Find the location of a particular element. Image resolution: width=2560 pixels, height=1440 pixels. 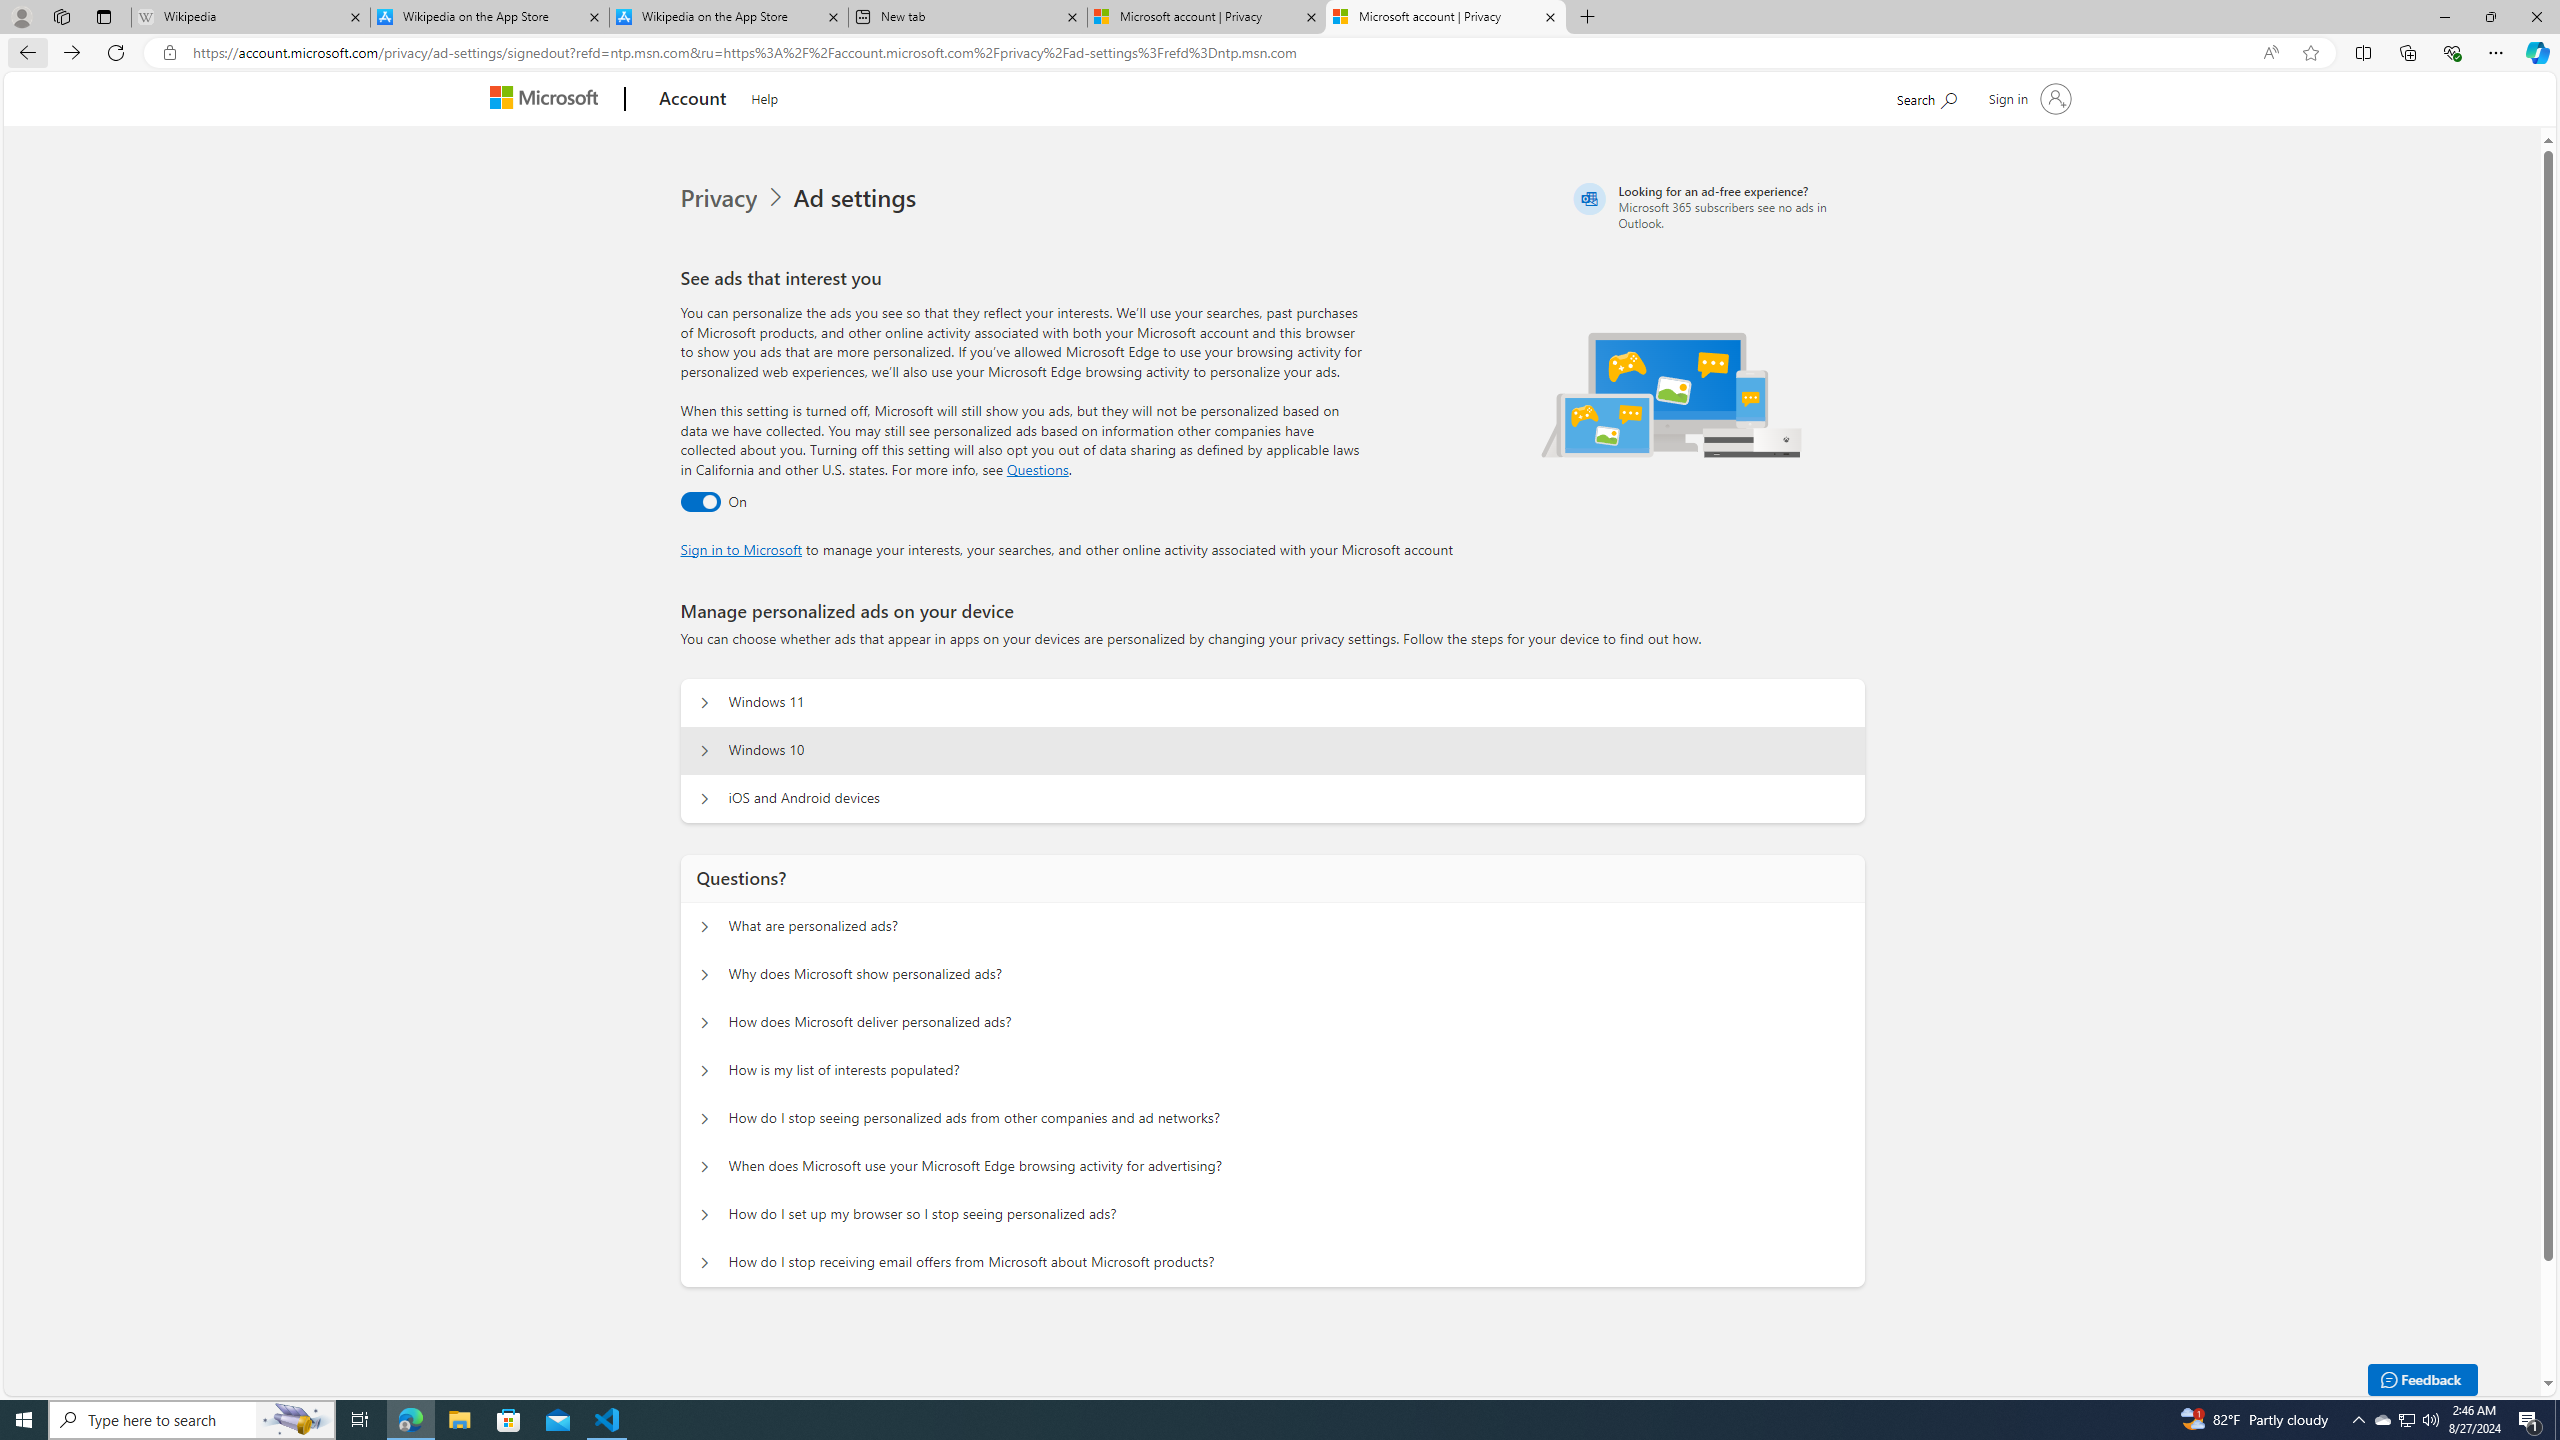

'Ad settings' is located at coordinates (857, 198).